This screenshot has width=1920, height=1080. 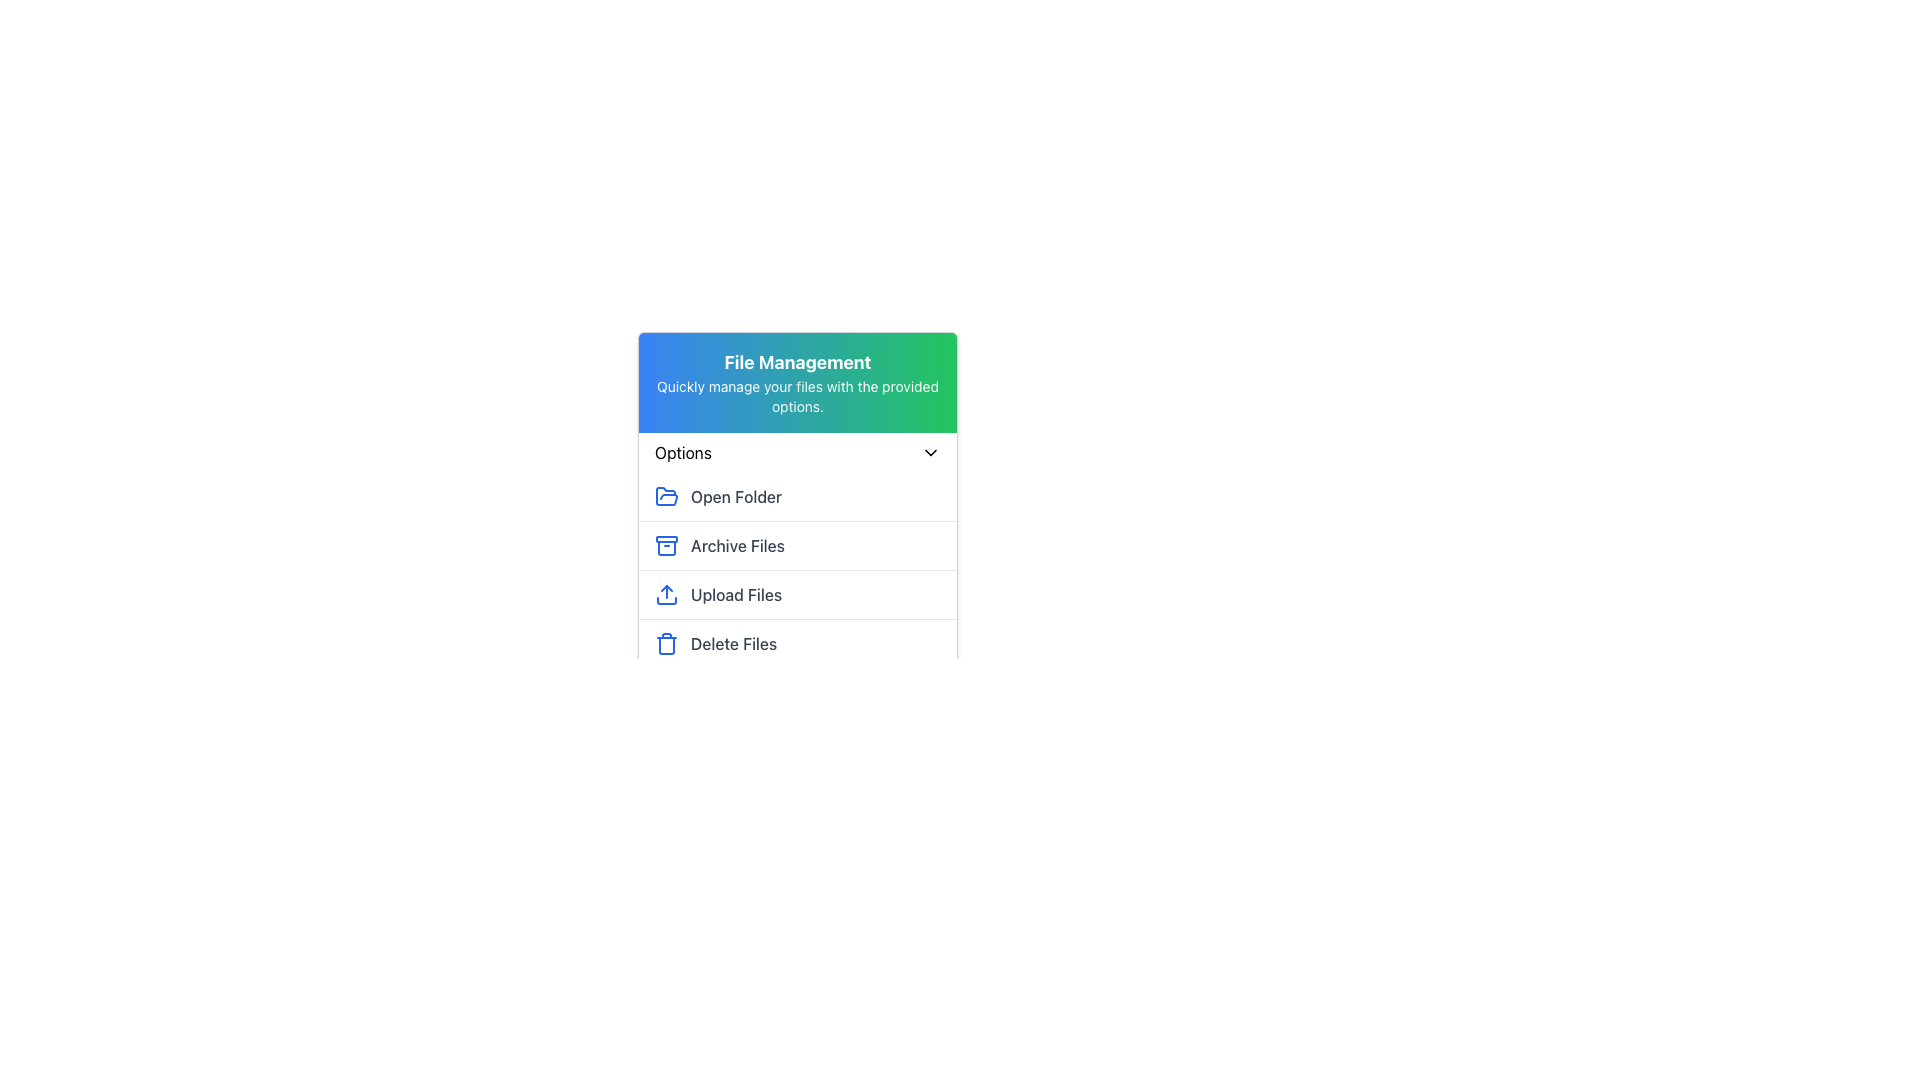 I want to click on the open folder icon located in the 'Options' section of the file management interface, so click(x=667, y=495).